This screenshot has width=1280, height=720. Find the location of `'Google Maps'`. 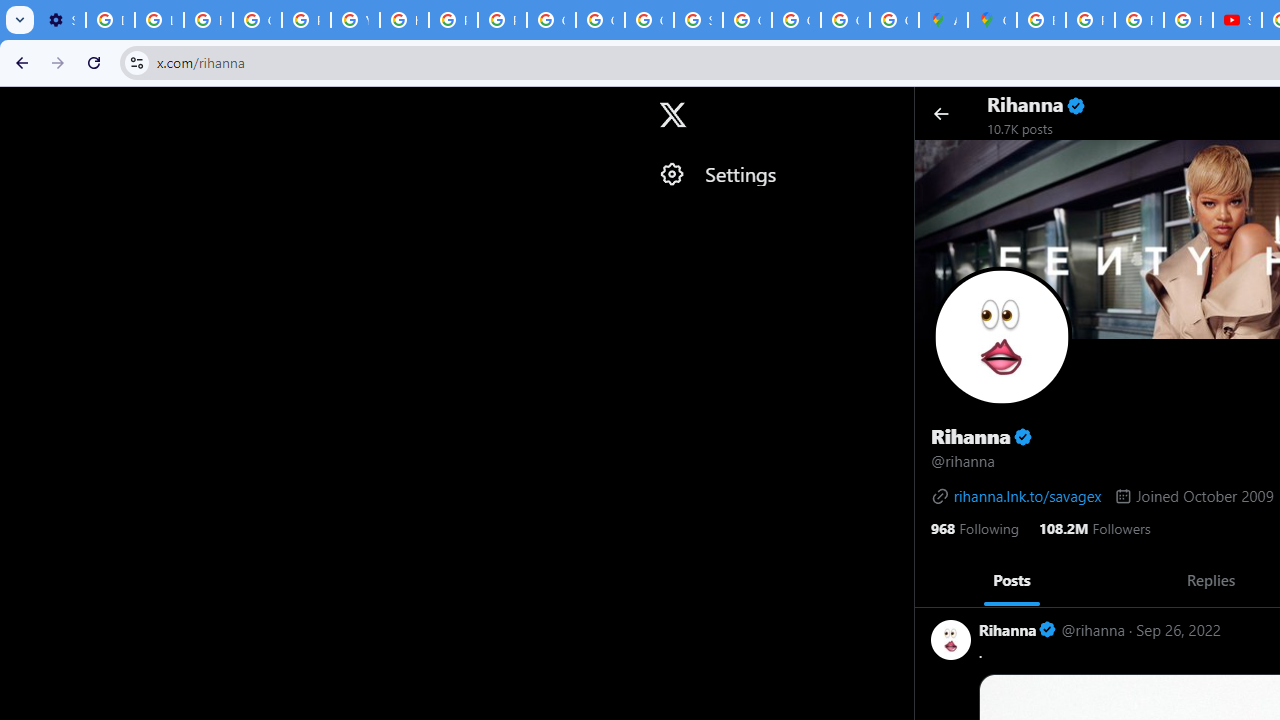

'Google Maps' is located at coordinates (992, 20).